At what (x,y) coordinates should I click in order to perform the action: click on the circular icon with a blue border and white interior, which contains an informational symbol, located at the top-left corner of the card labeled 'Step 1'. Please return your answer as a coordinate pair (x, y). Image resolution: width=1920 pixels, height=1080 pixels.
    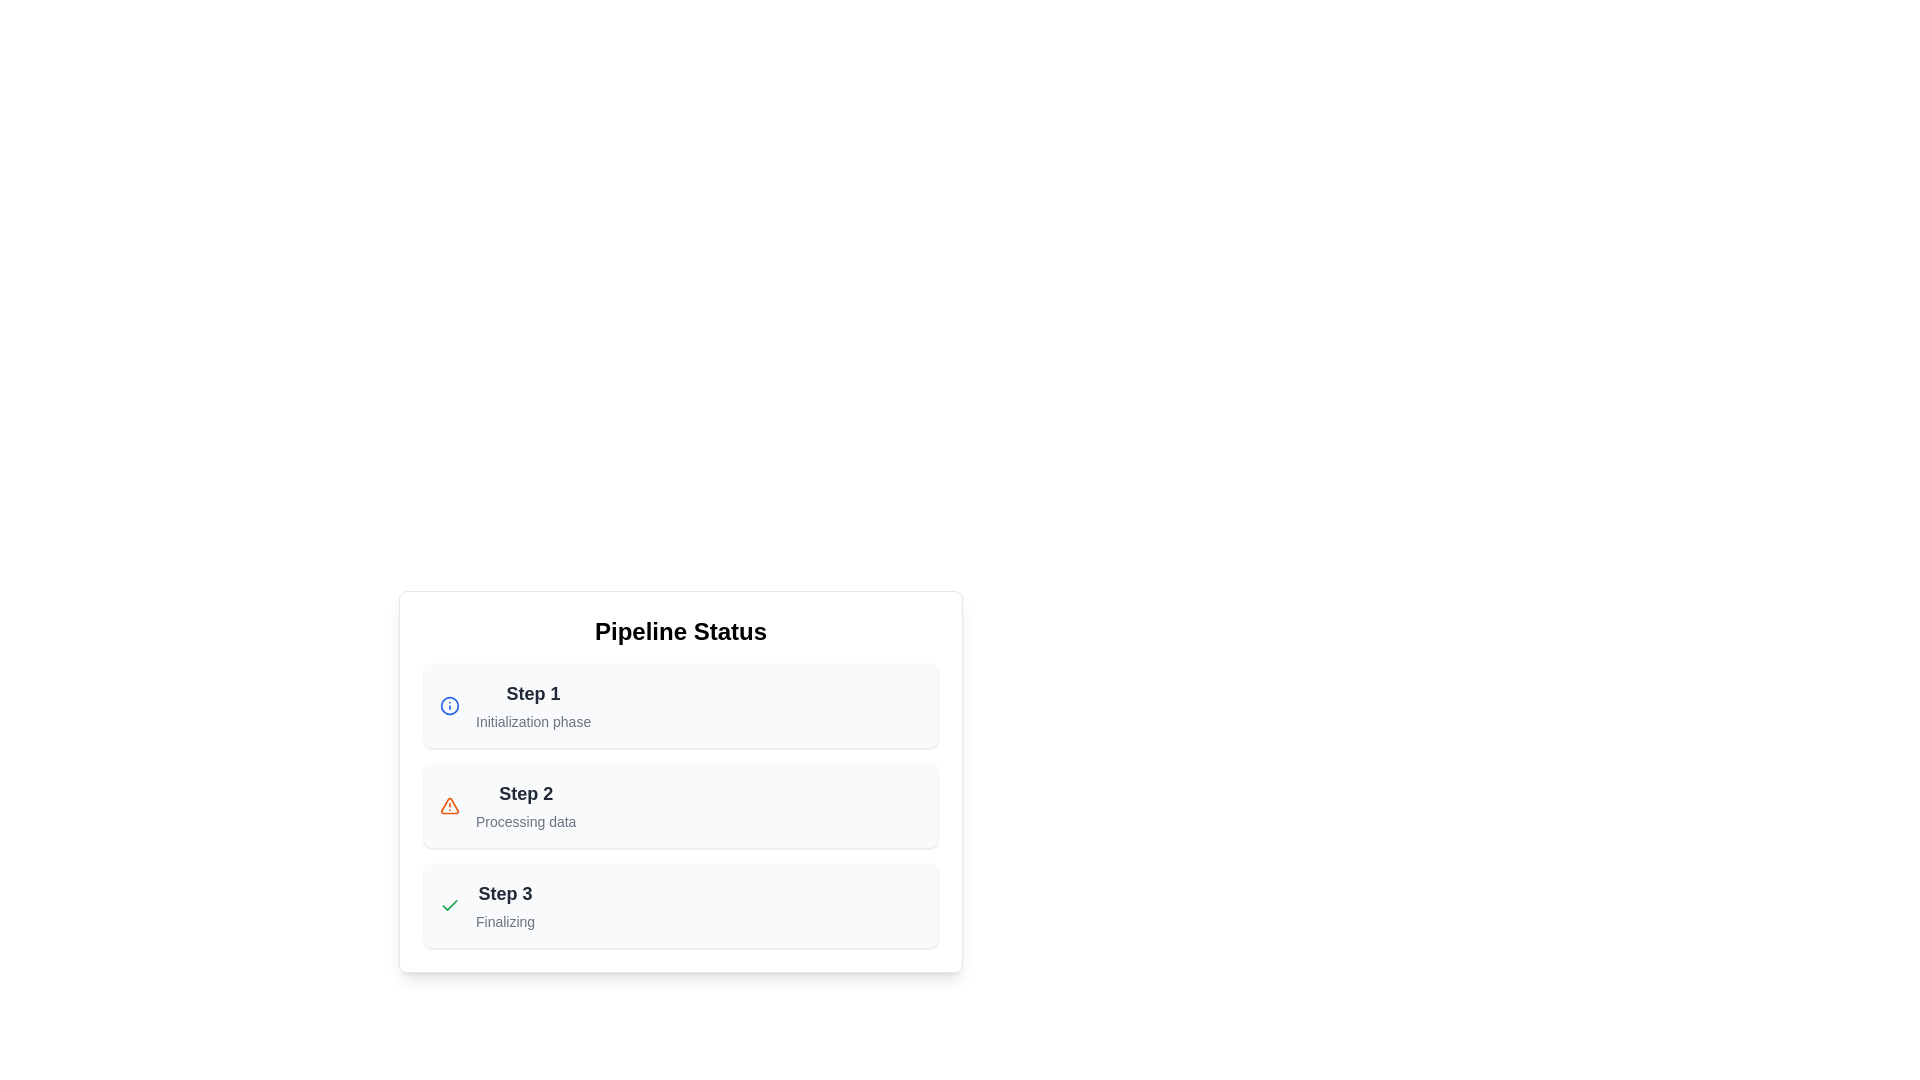
    Looking at the image, I should click on (449, 704).